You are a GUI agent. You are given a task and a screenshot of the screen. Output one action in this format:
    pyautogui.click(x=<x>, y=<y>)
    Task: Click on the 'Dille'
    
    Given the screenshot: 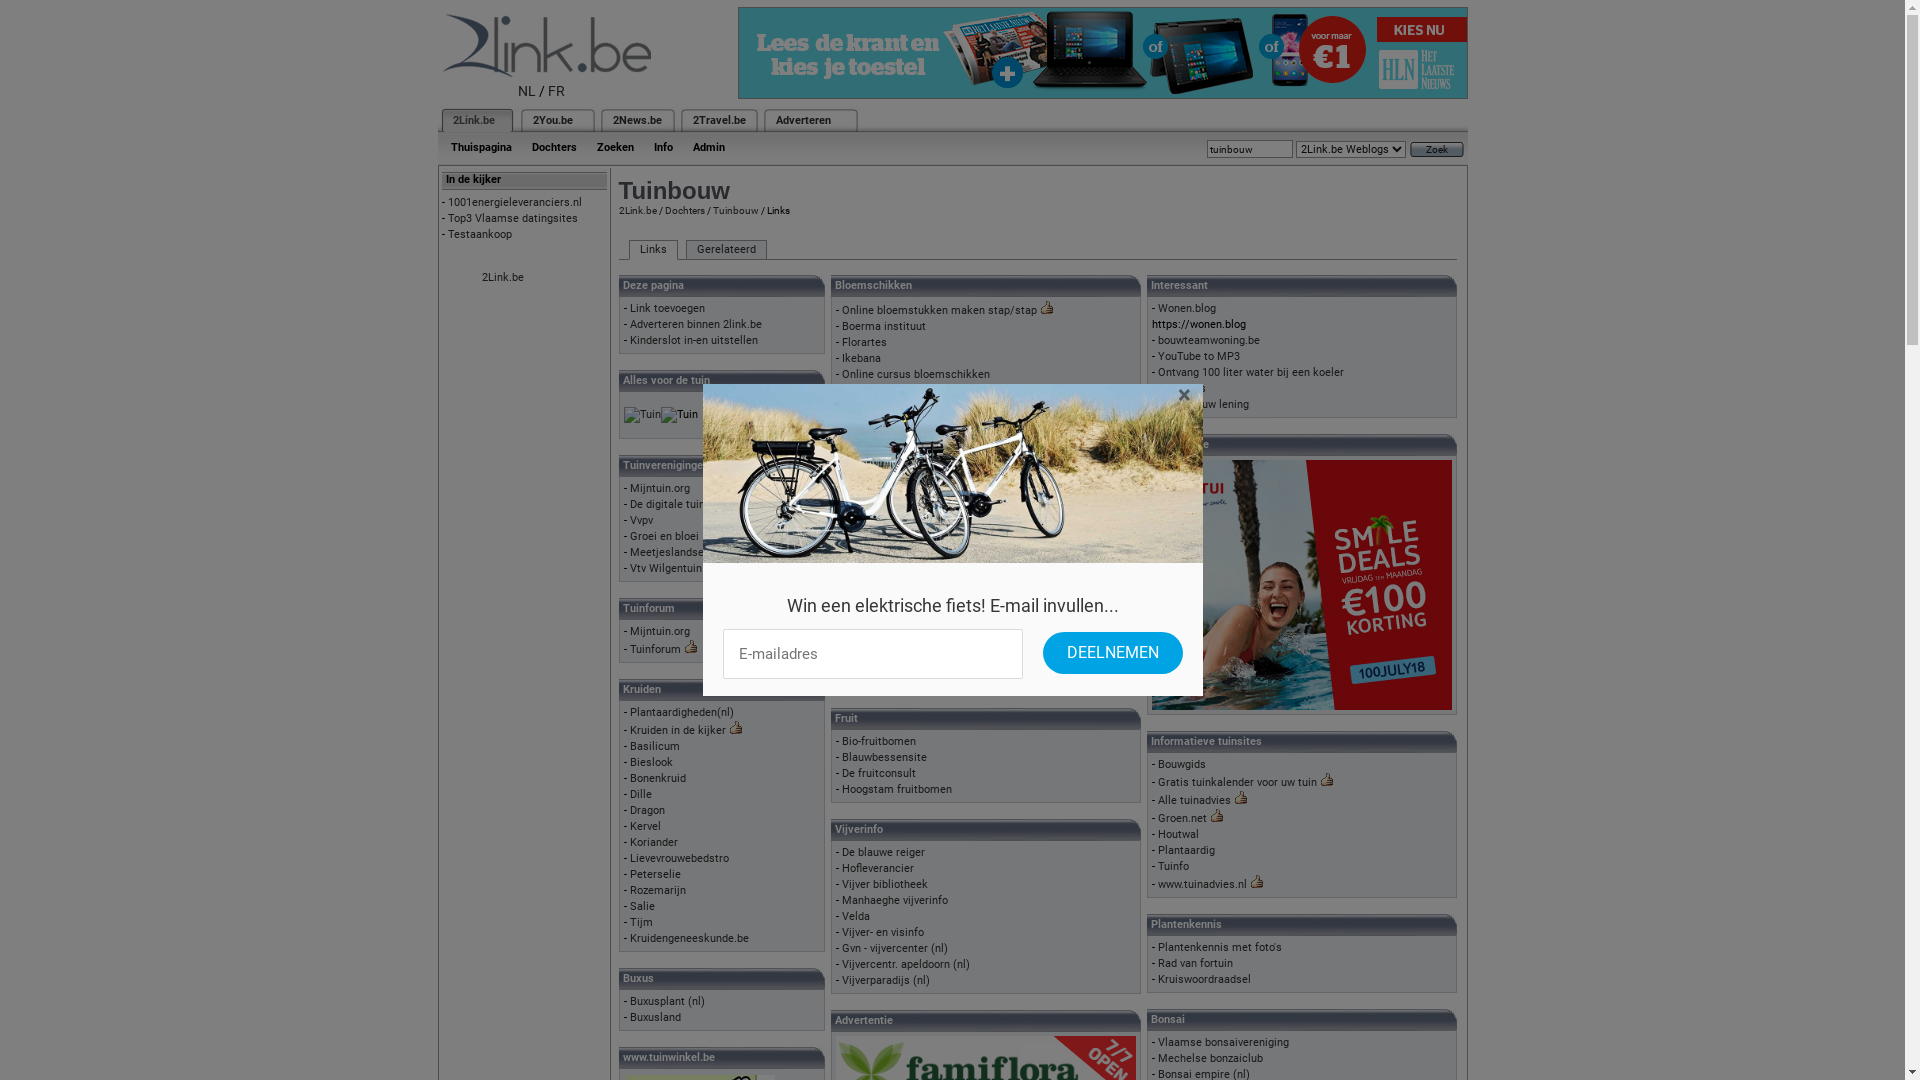 What is the action you would take?
    pyautogui.click(x=628, y=793)
    